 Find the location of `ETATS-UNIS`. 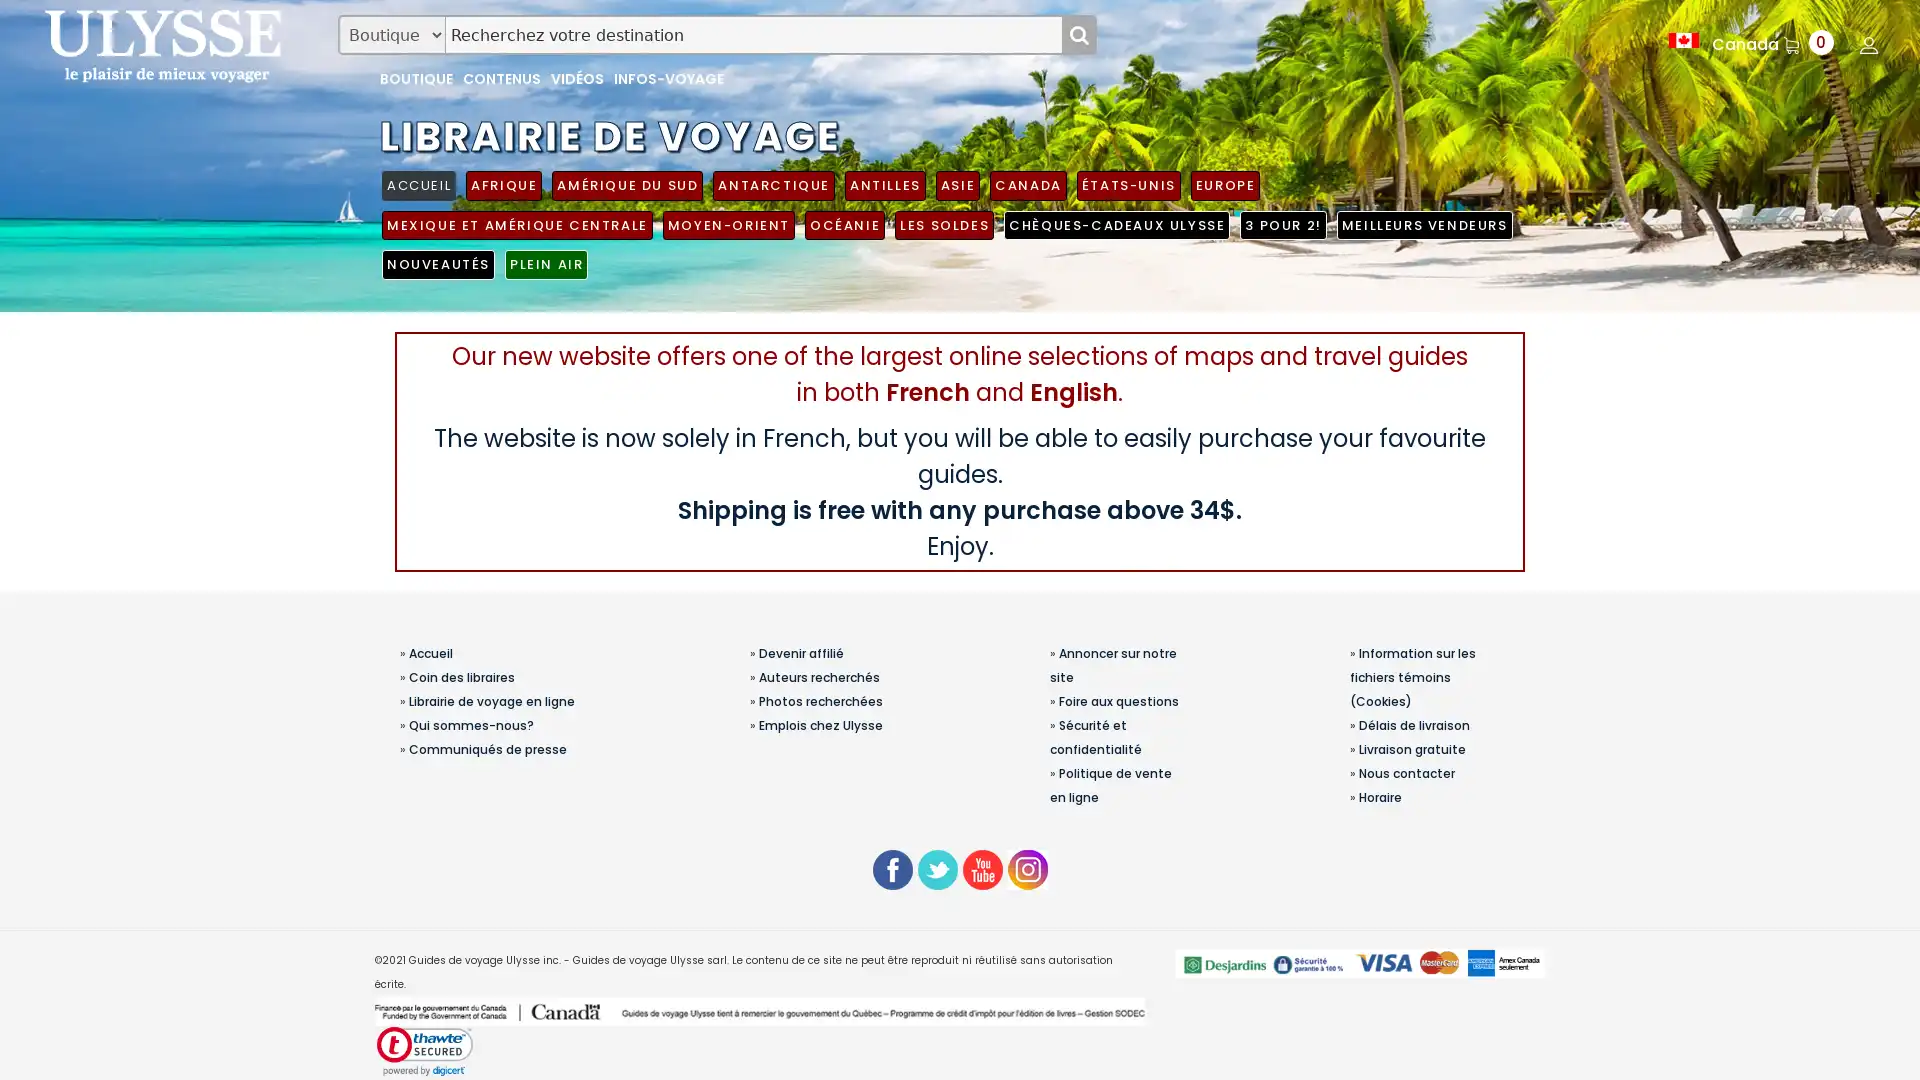

ETATS-UNIS is located at coordinates (1128, 185).